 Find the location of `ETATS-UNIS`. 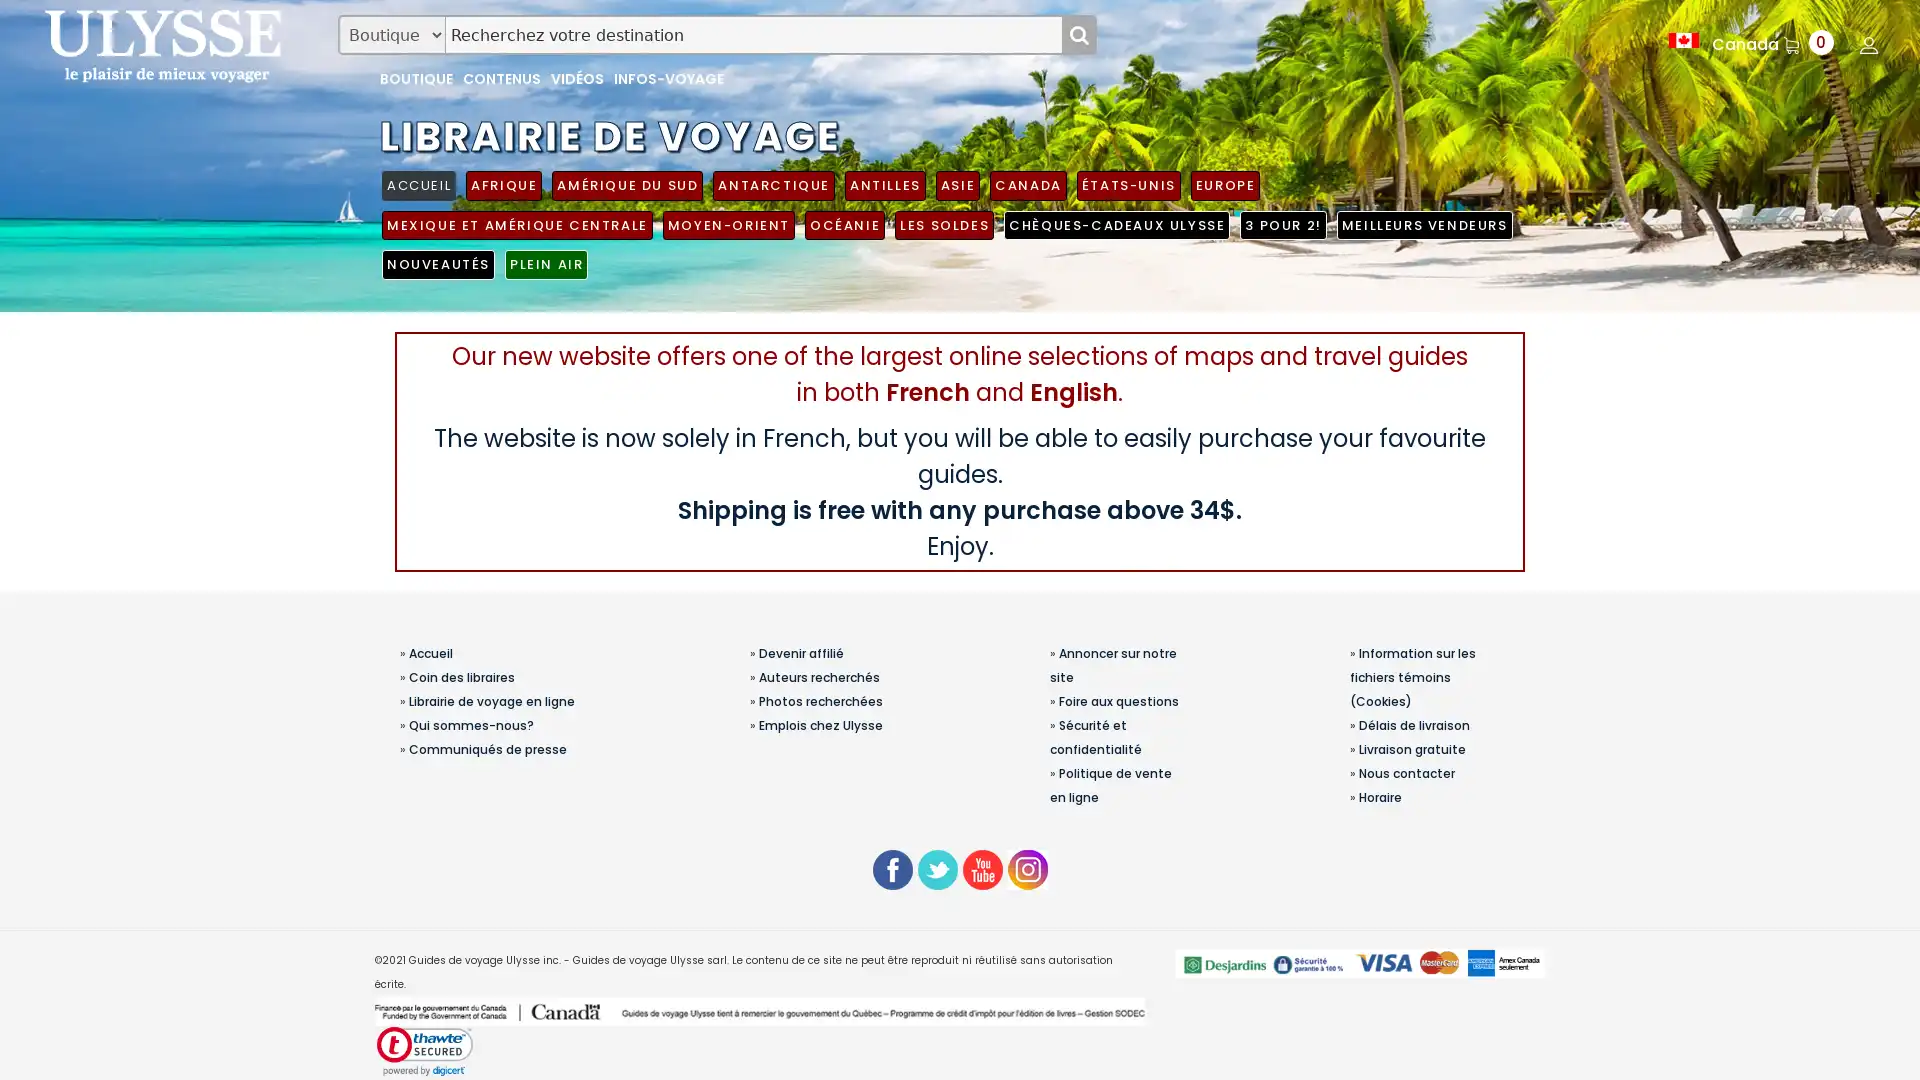

ETATS-UNIS is located at coordinates (1128, 185).